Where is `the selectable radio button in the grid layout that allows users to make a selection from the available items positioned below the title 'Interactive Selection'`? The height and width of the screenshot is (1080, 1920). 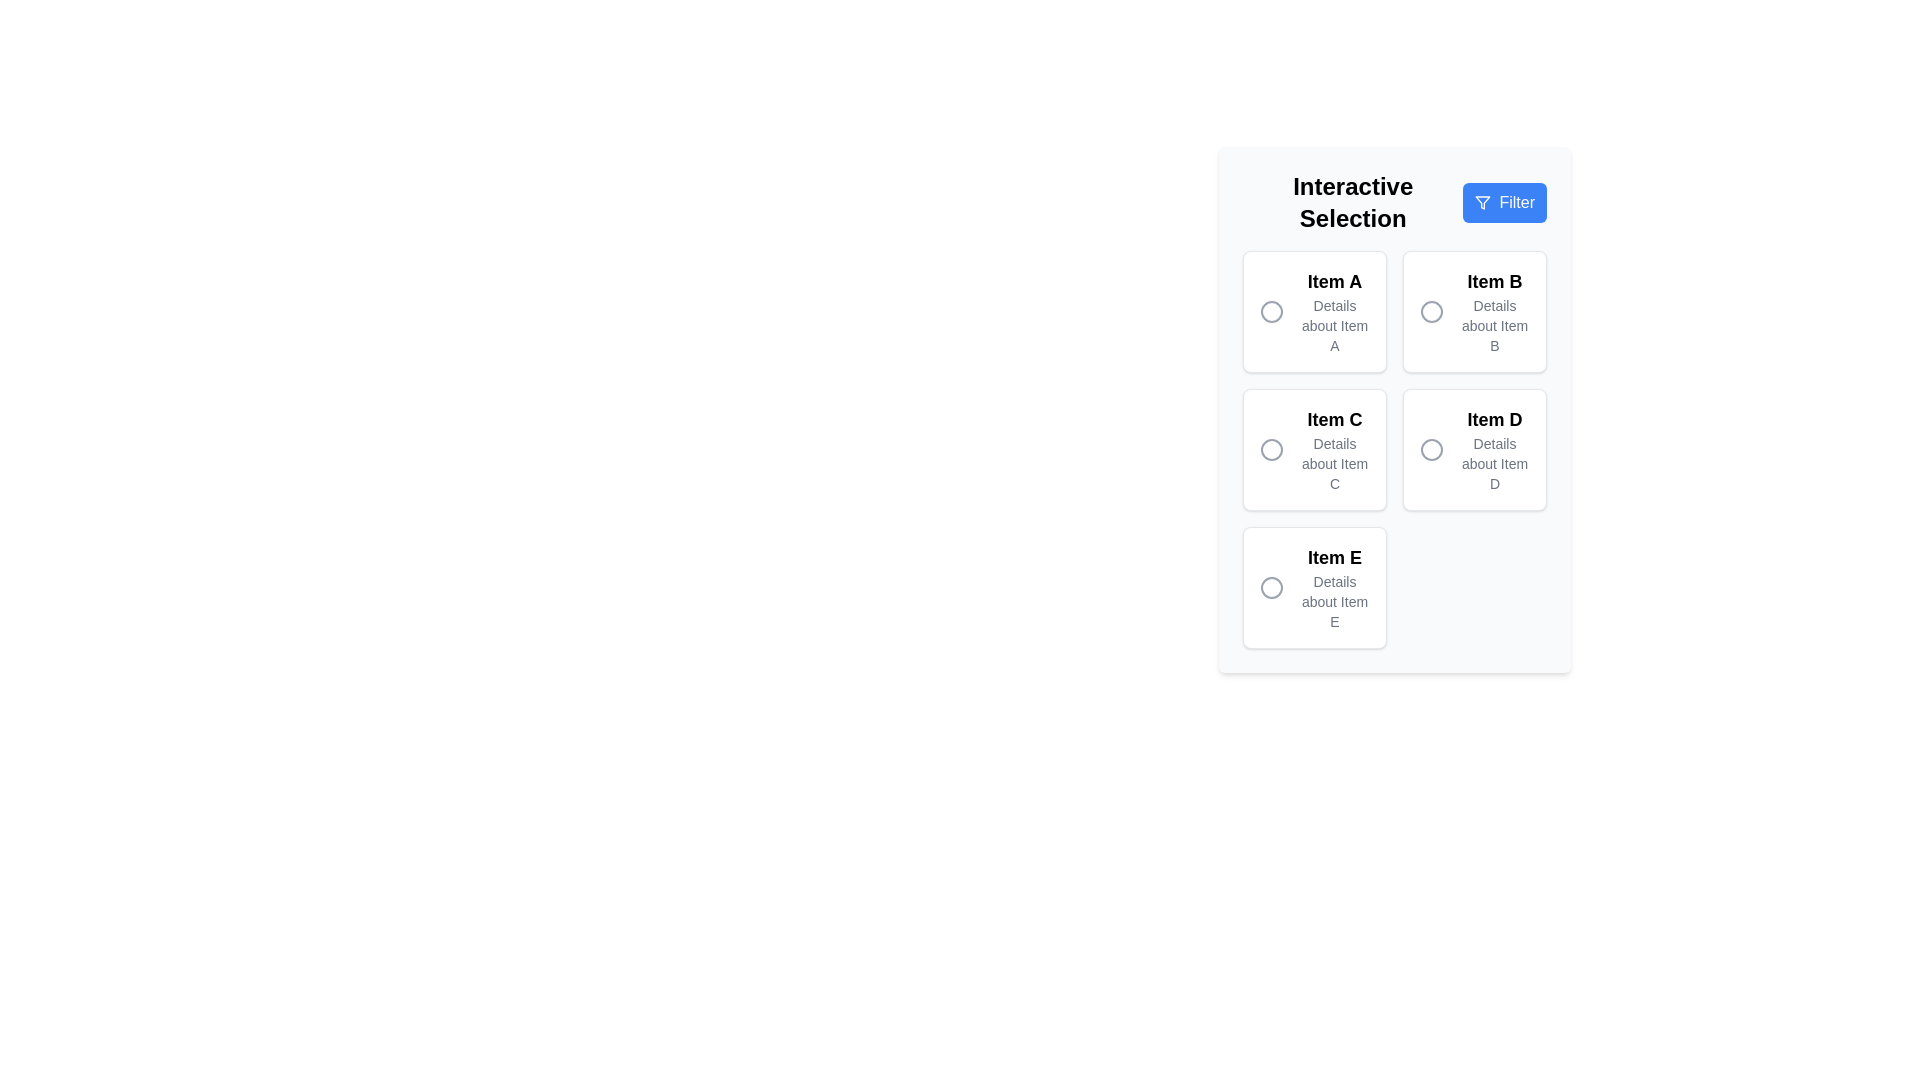 the selectable radio button in the grid layout that allows users to make a selection from the available items positioned below the title 'Interactive Selection' is located at coordinates (1394, 450).